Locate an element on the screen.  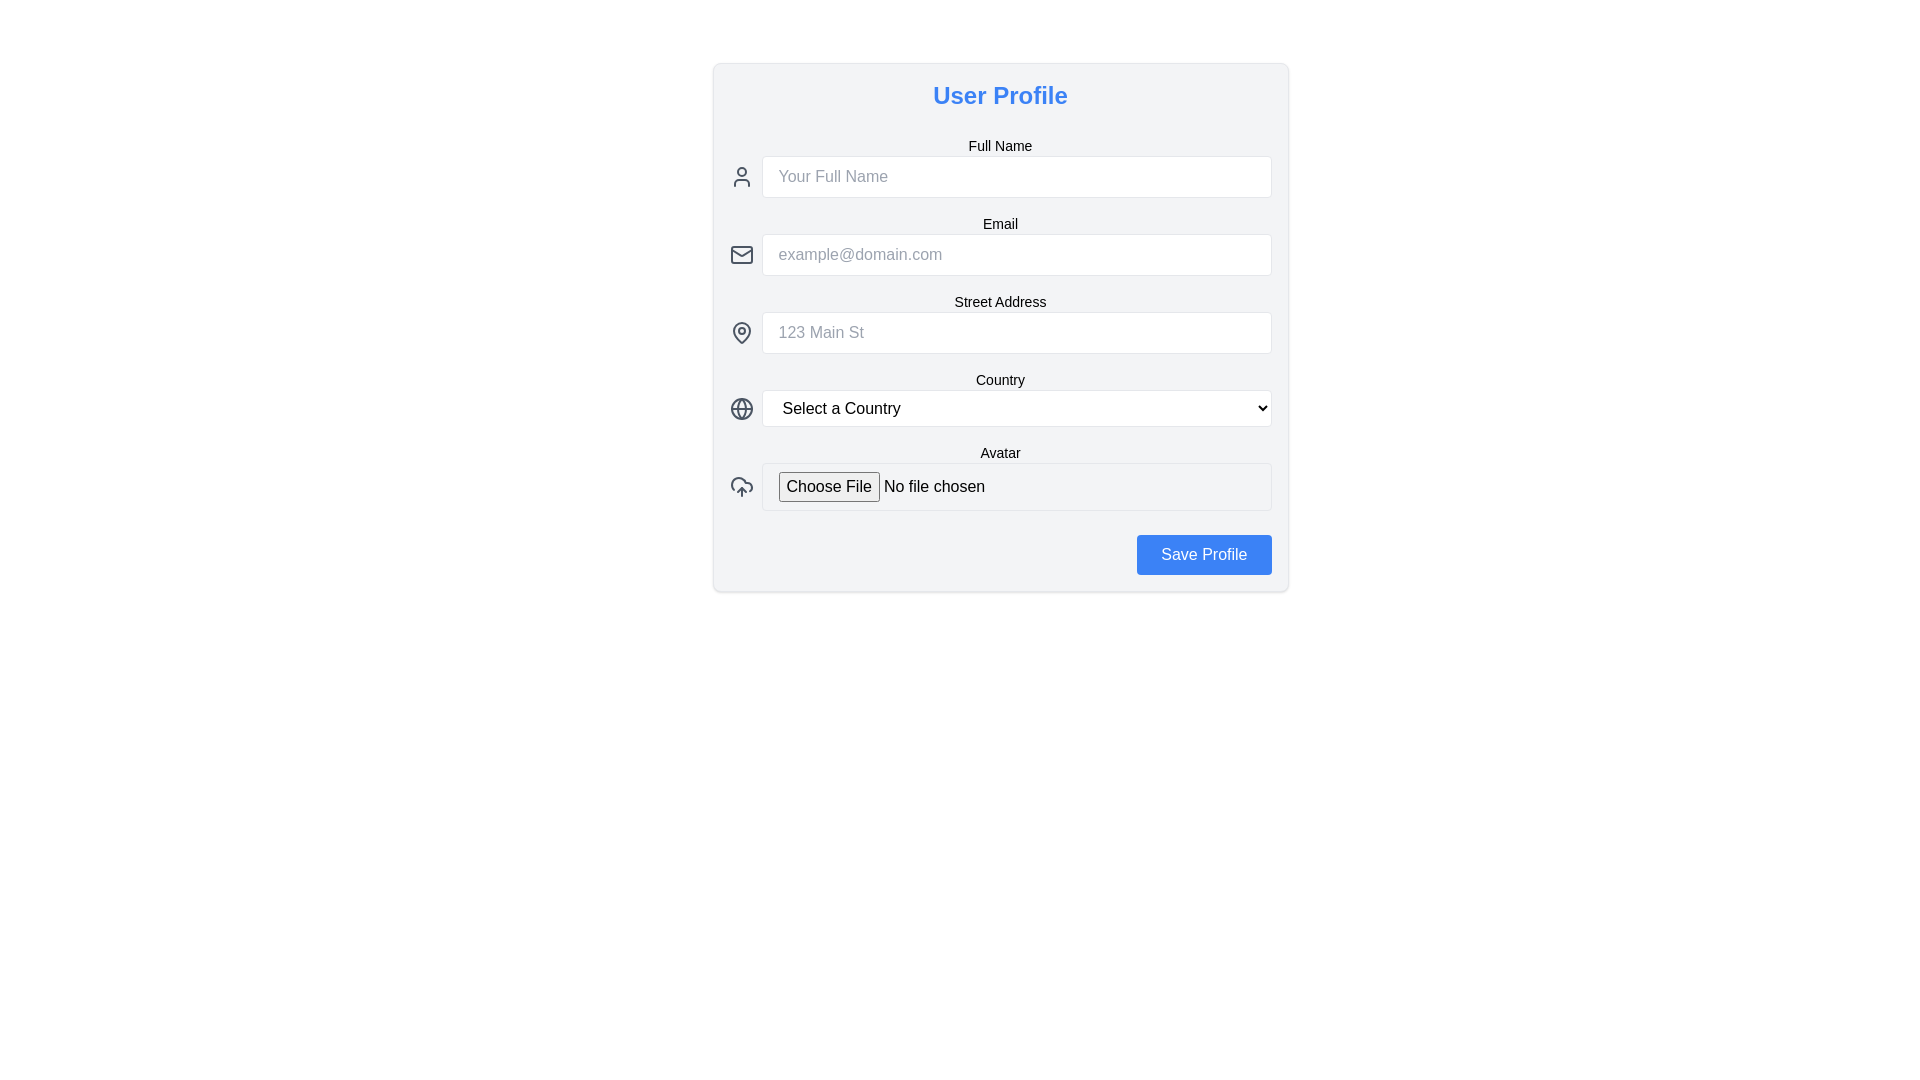
the 'Save' button is located at coordinates (1203, 555).